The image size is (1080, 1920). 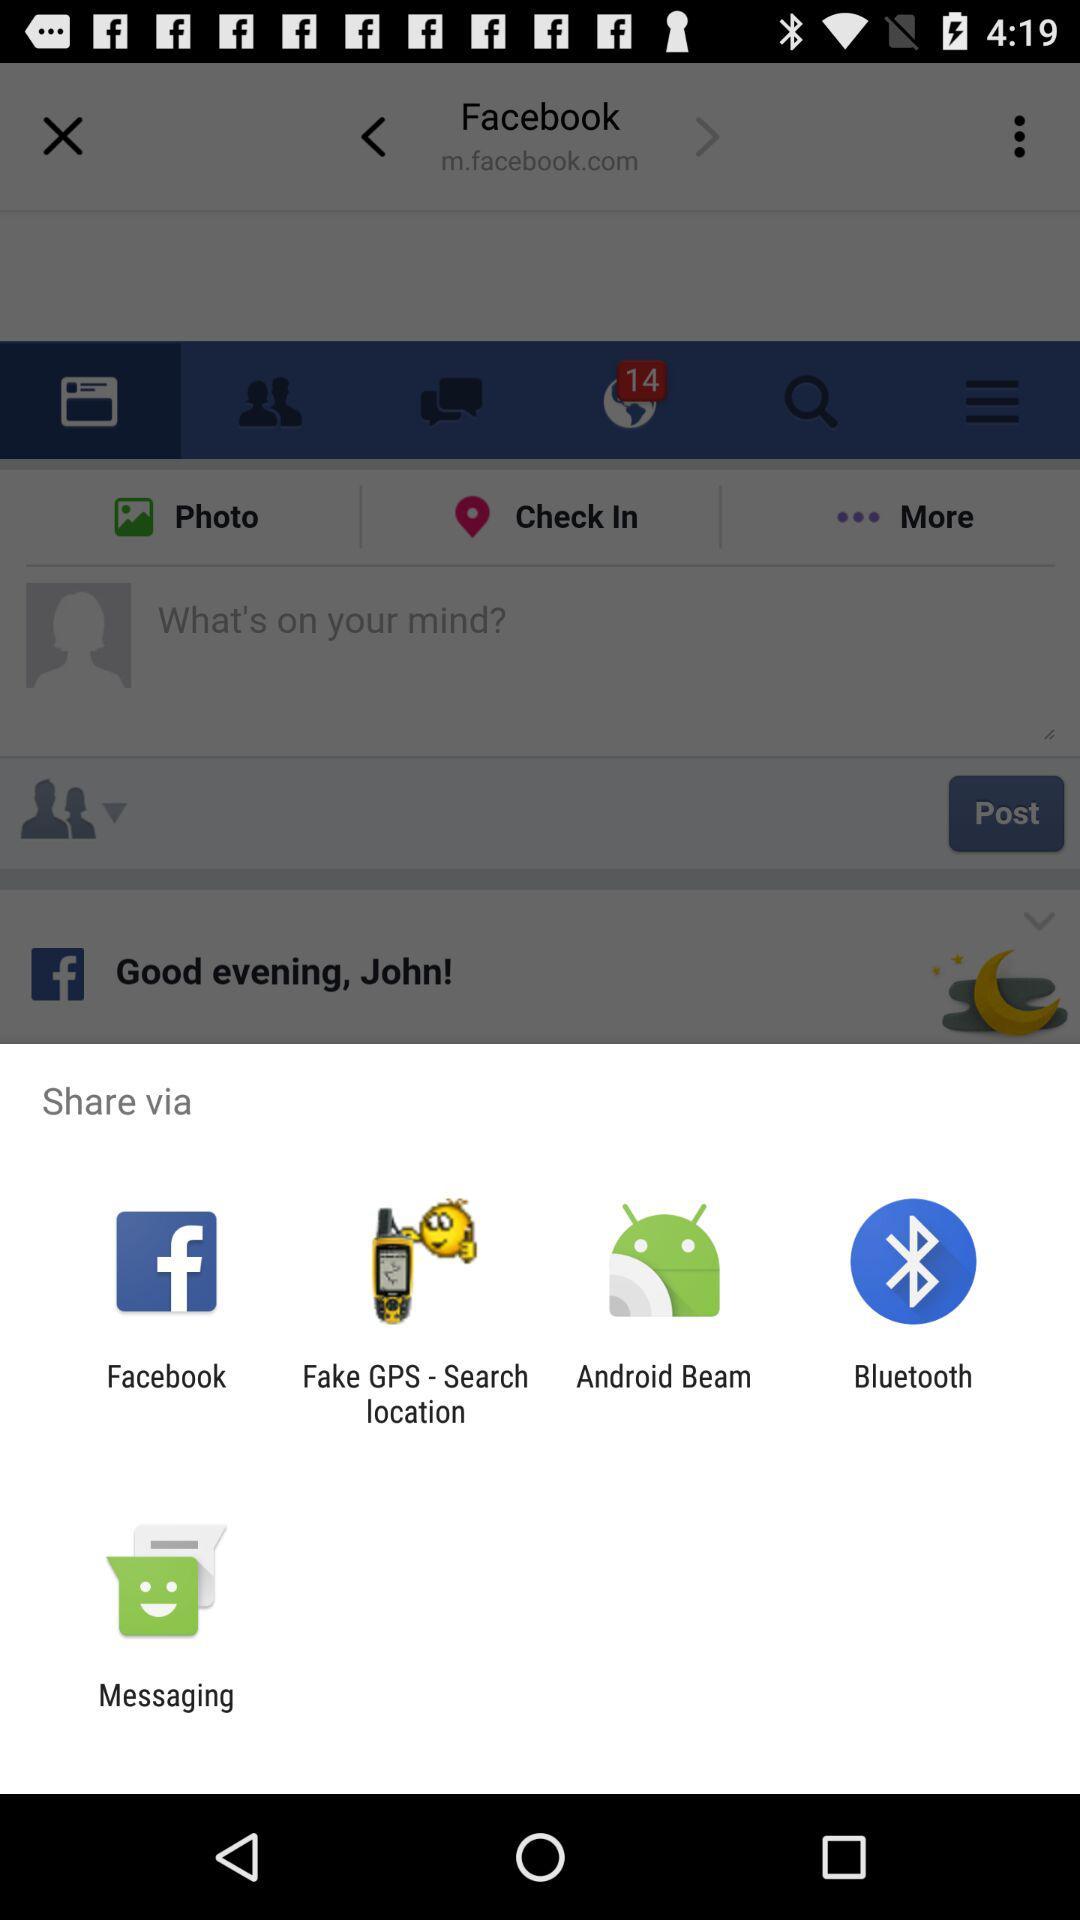 I want to click on app next to the fake gps search icon, so click(x=664, y=1392).